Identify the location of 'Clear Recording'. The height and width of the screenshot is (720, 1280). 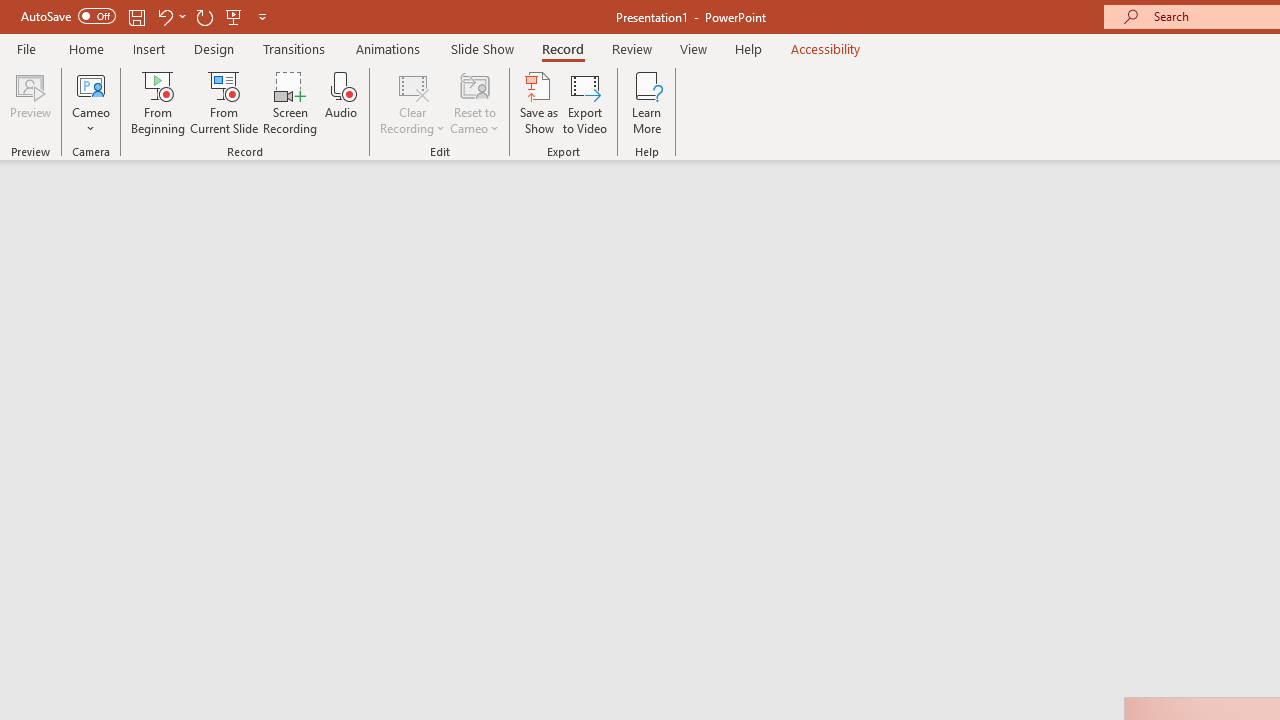
(411, 103).